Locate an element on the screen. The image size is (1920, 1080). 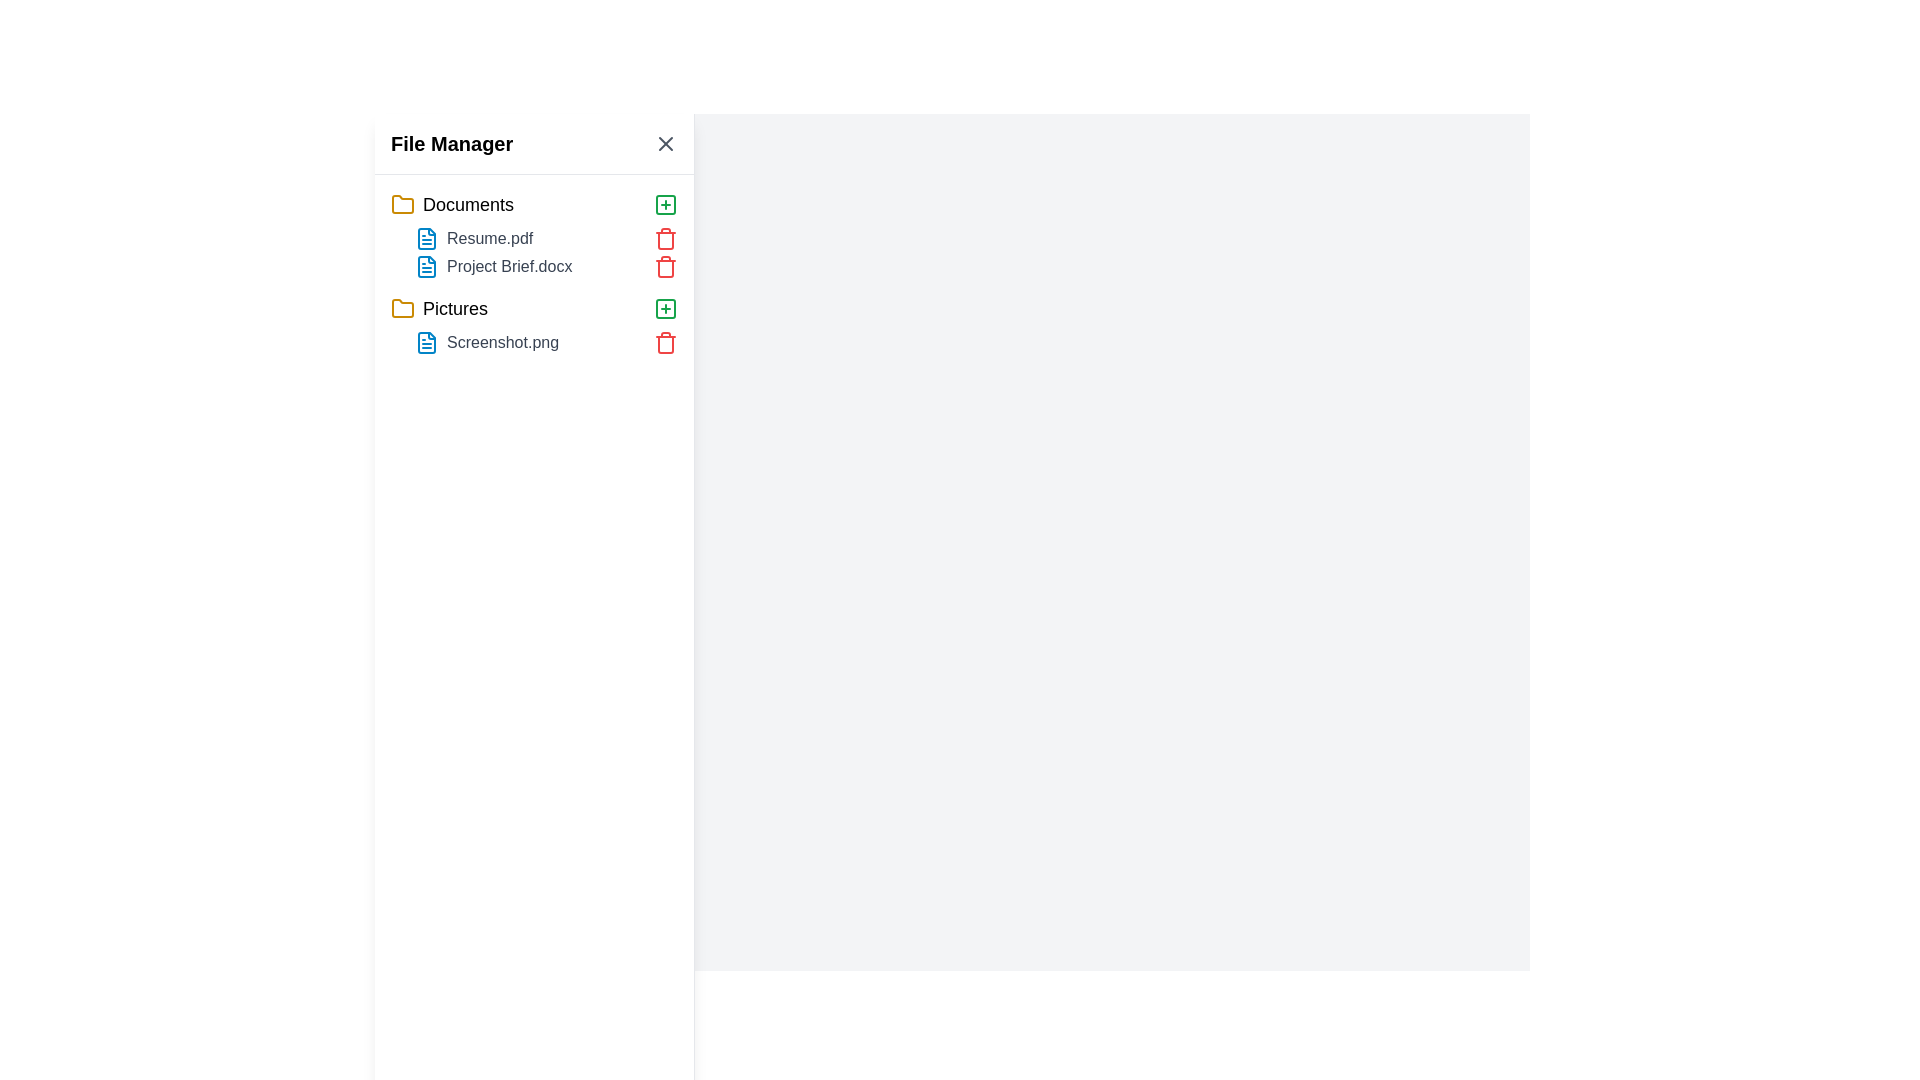
the appearance of the green-bordered square with rounded corners that represents the plus sign in the file management interface, located adjacent to the 'Documents' folder entry is located at coordinates (666, 308).